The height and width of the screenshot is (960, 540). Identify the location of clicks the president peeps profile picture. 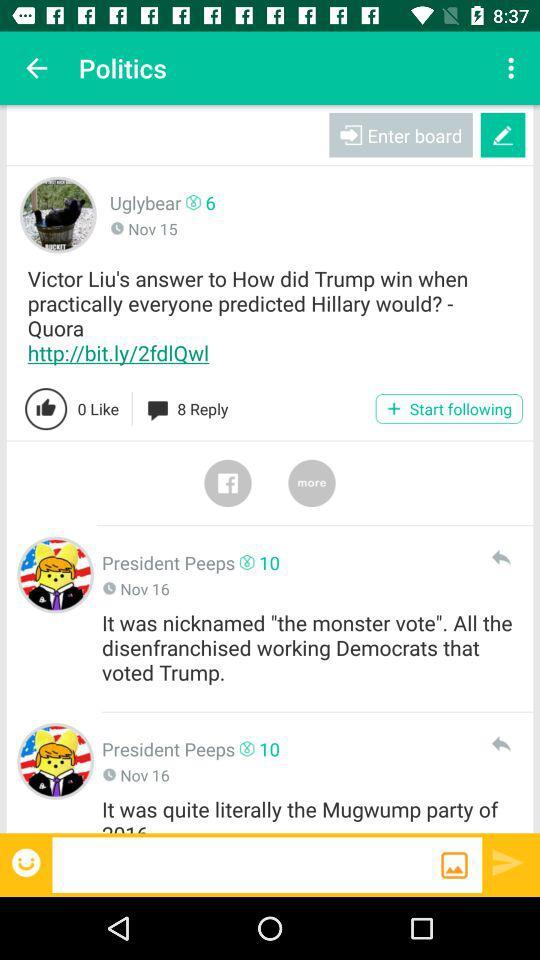
(55, 575).